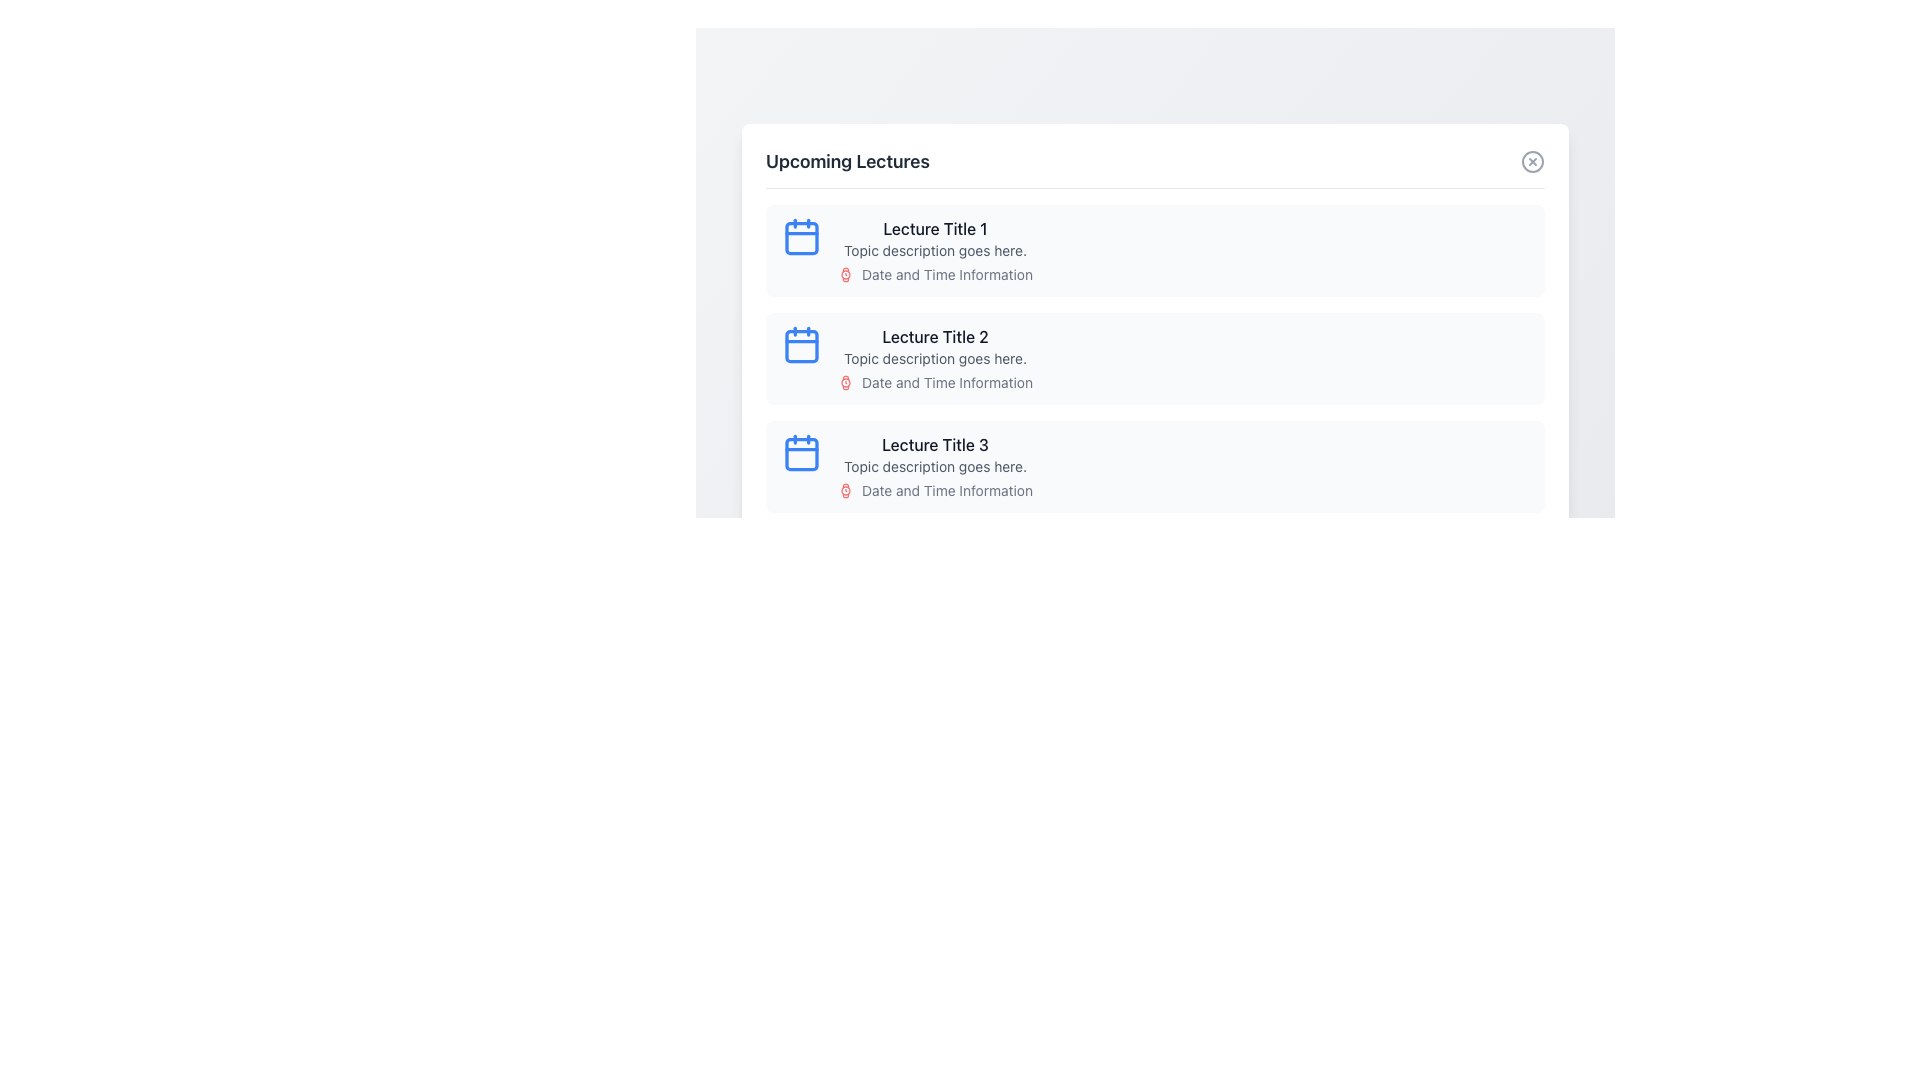  Describe the element at coordinates (801, 345) in the screenshot. I see `the central square area of the calendar icon associated with the second lecture in the list, which serves as a decorative component within the SVG element` at that location.